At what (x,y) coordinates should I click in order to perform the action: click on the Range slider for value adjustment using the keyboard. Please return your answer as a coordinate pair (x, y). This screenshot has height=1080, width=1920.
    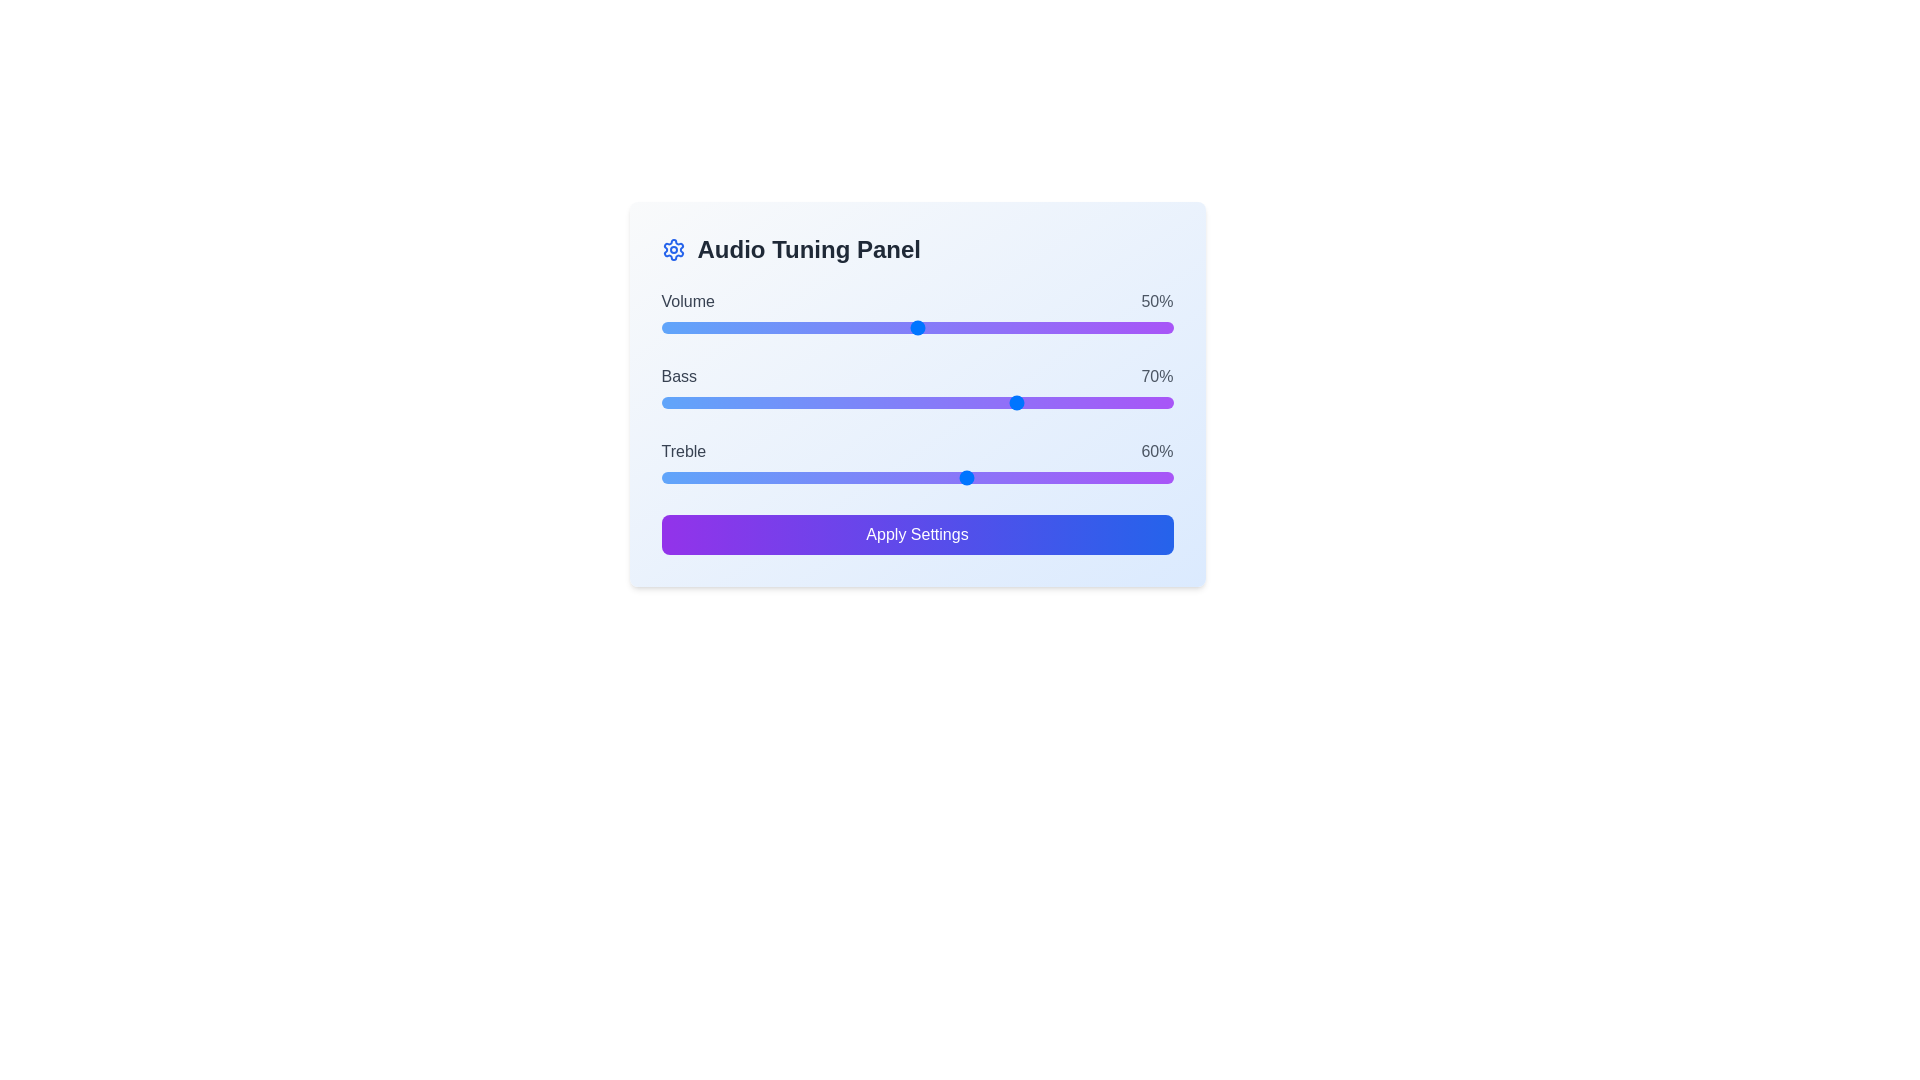
    Looking at the image, I should click on (916, 326).